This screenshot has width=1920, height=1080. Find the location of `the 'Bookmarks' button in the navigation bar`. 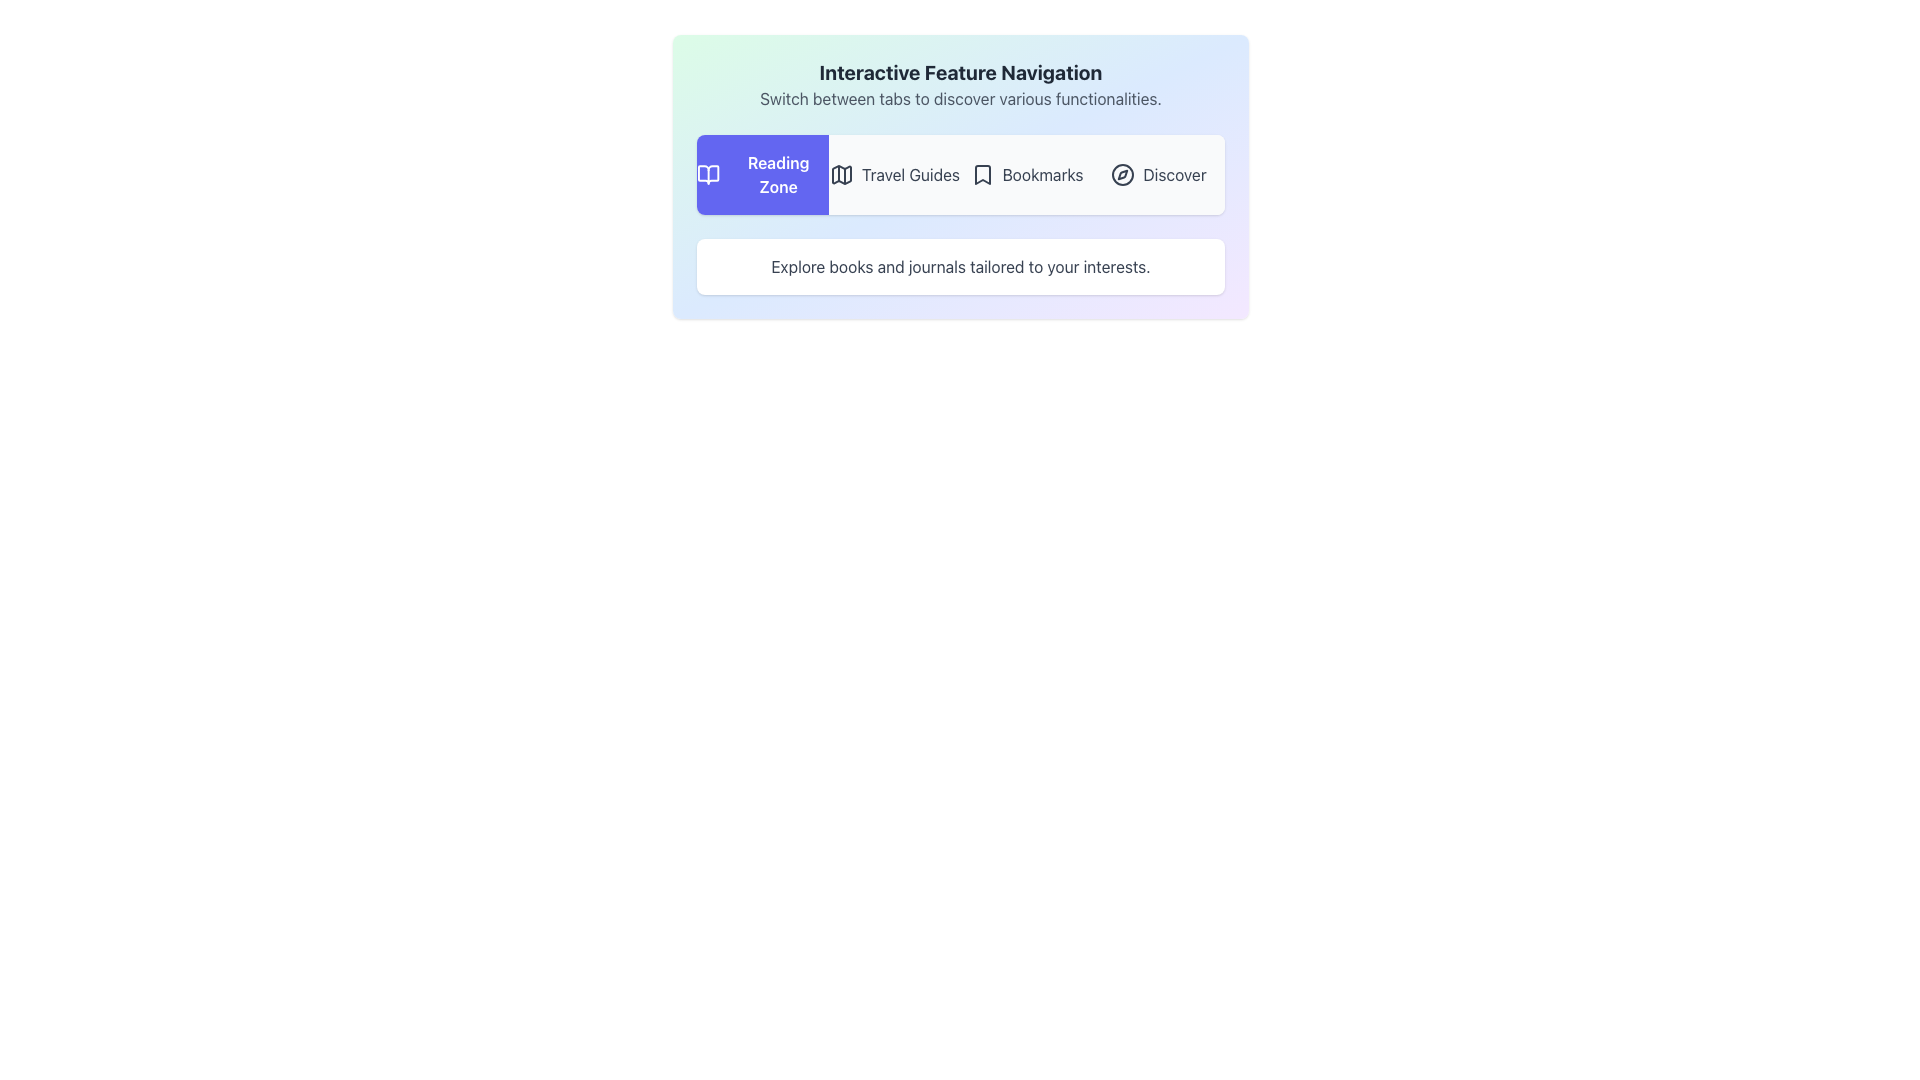

the 'Bookmarks' button in the navigation bar is located at coordinates (1027, 173).